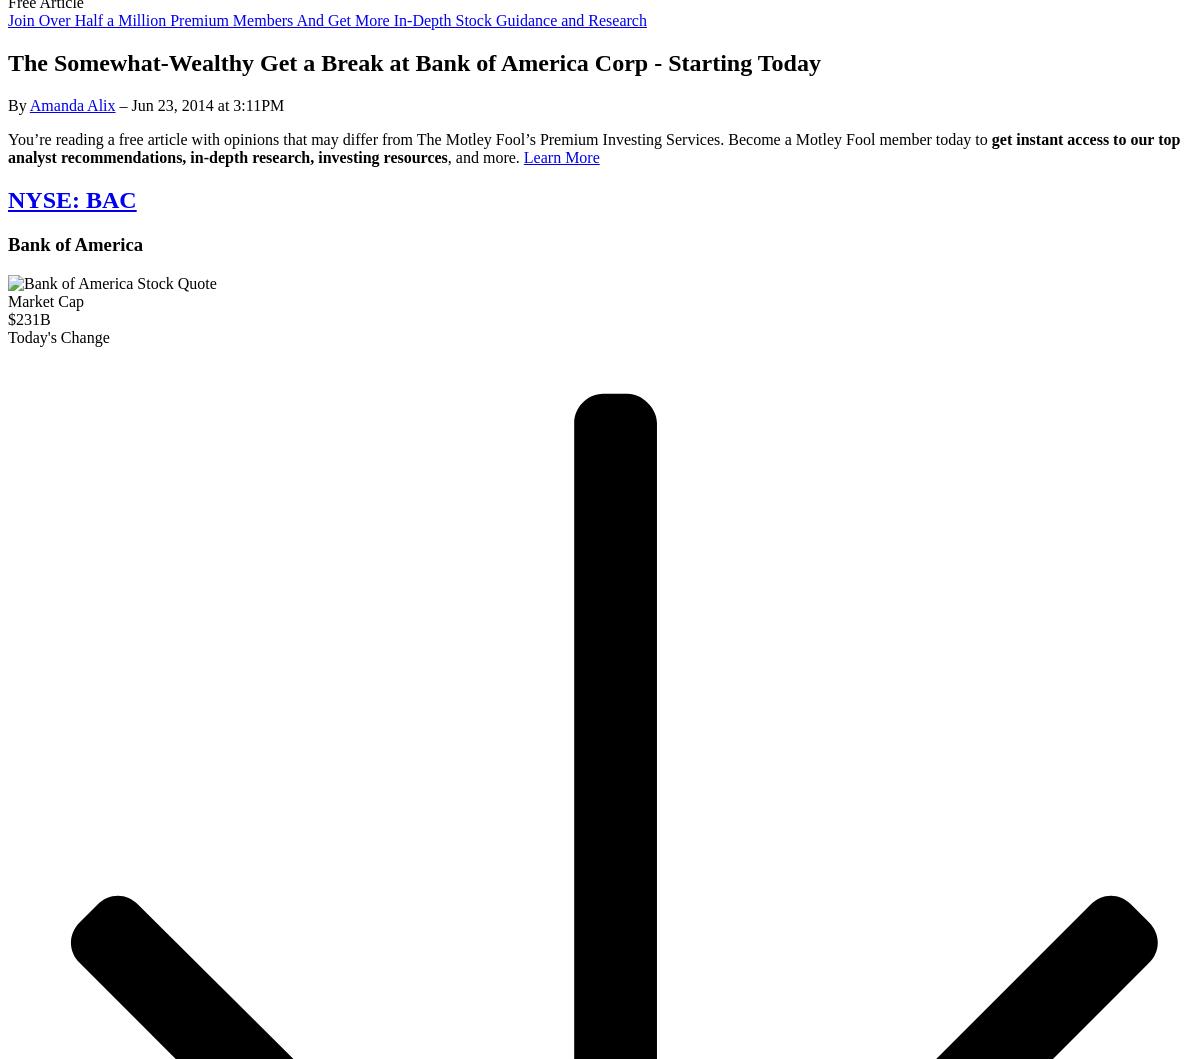 The image size is (1200, 1059). I want to click on 'NYSE: BAC', so click(72, 199).